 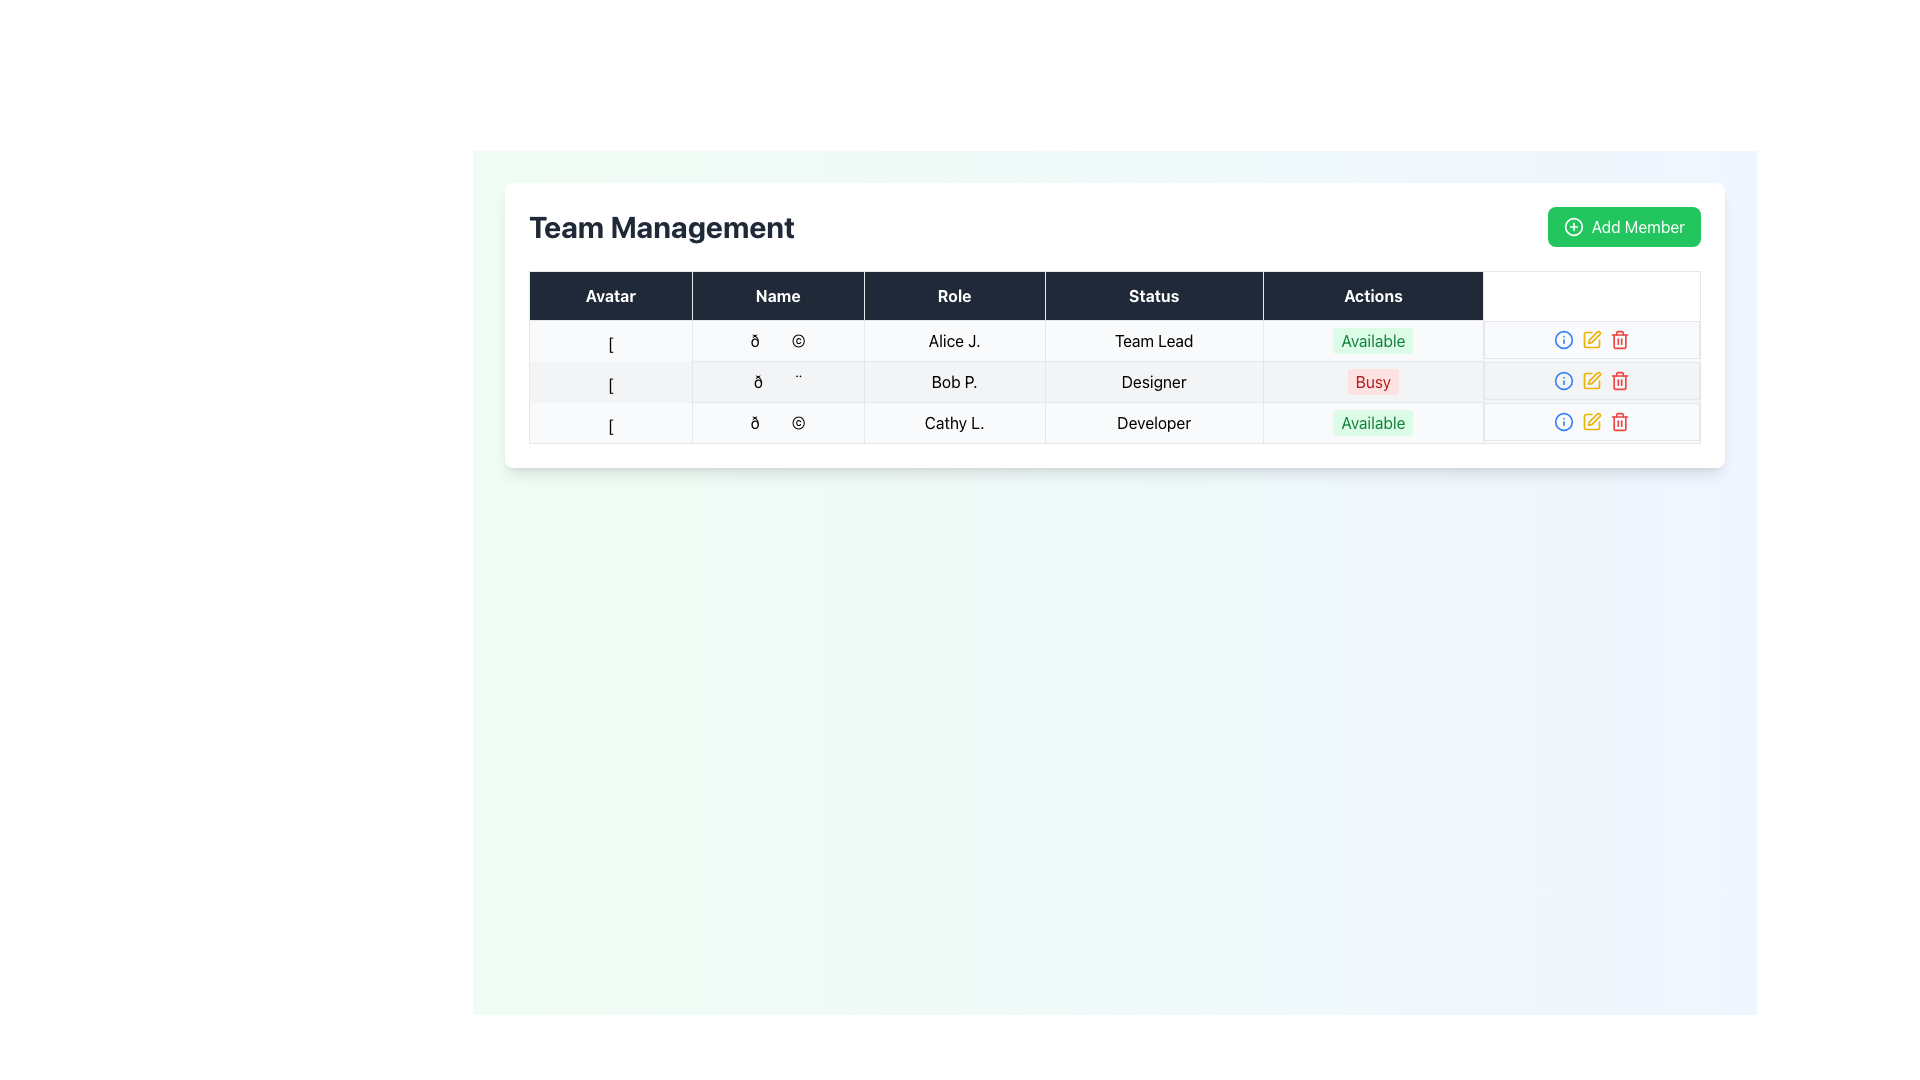 I want to click on the static text element displaying the status of 'Alice J.' in the table under the 'Status' column, so click(x=1154, y=339).